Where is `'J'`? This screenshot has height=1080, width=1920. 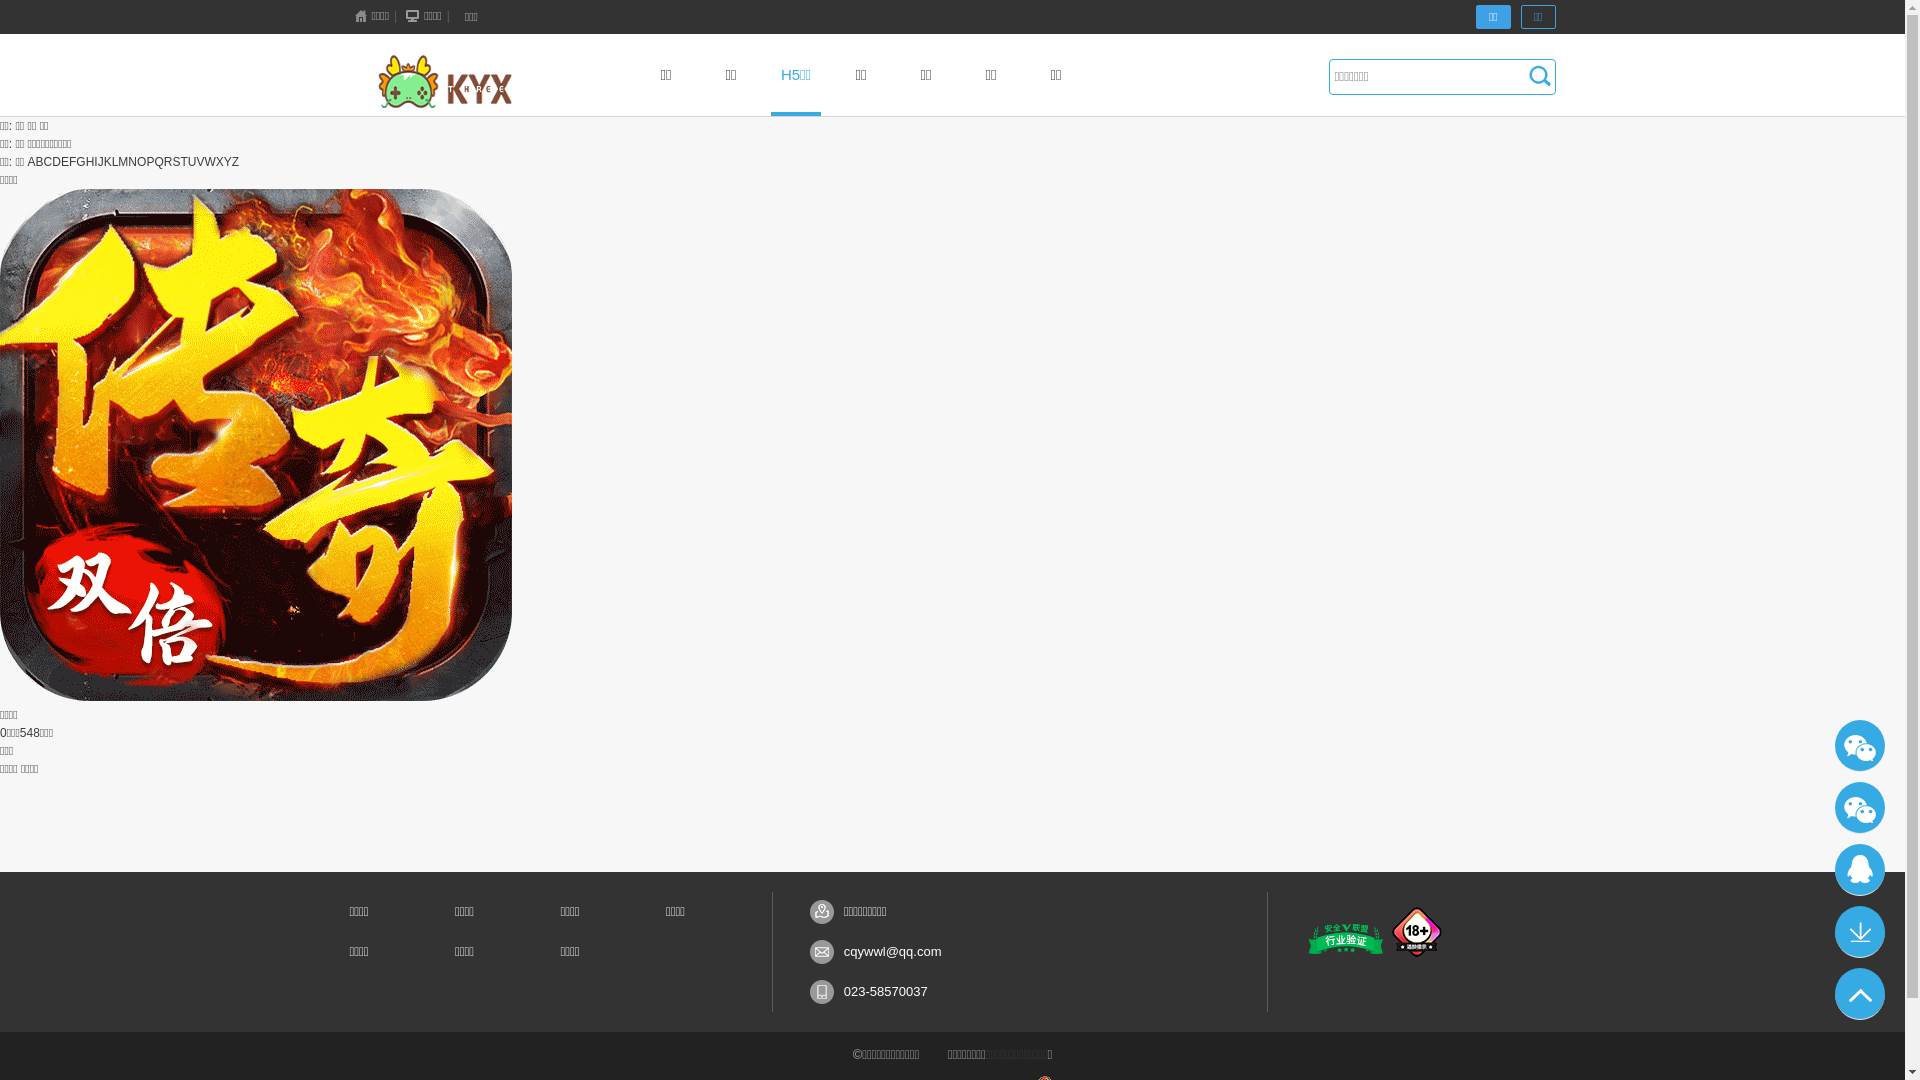
'J' is located at coordinates (99, 161).